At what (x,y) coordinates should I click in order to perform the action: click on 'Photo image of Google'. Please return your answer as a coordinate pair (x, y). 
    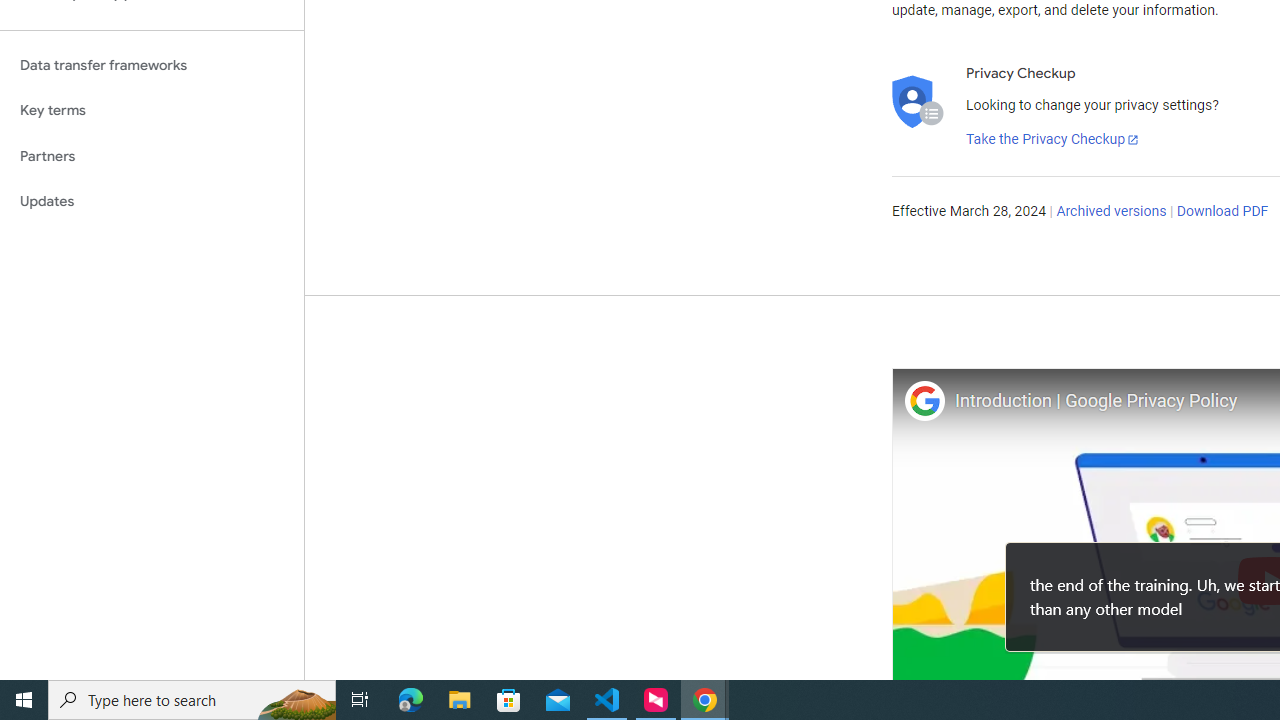
    Looking at the image, I should click on (923, 400).